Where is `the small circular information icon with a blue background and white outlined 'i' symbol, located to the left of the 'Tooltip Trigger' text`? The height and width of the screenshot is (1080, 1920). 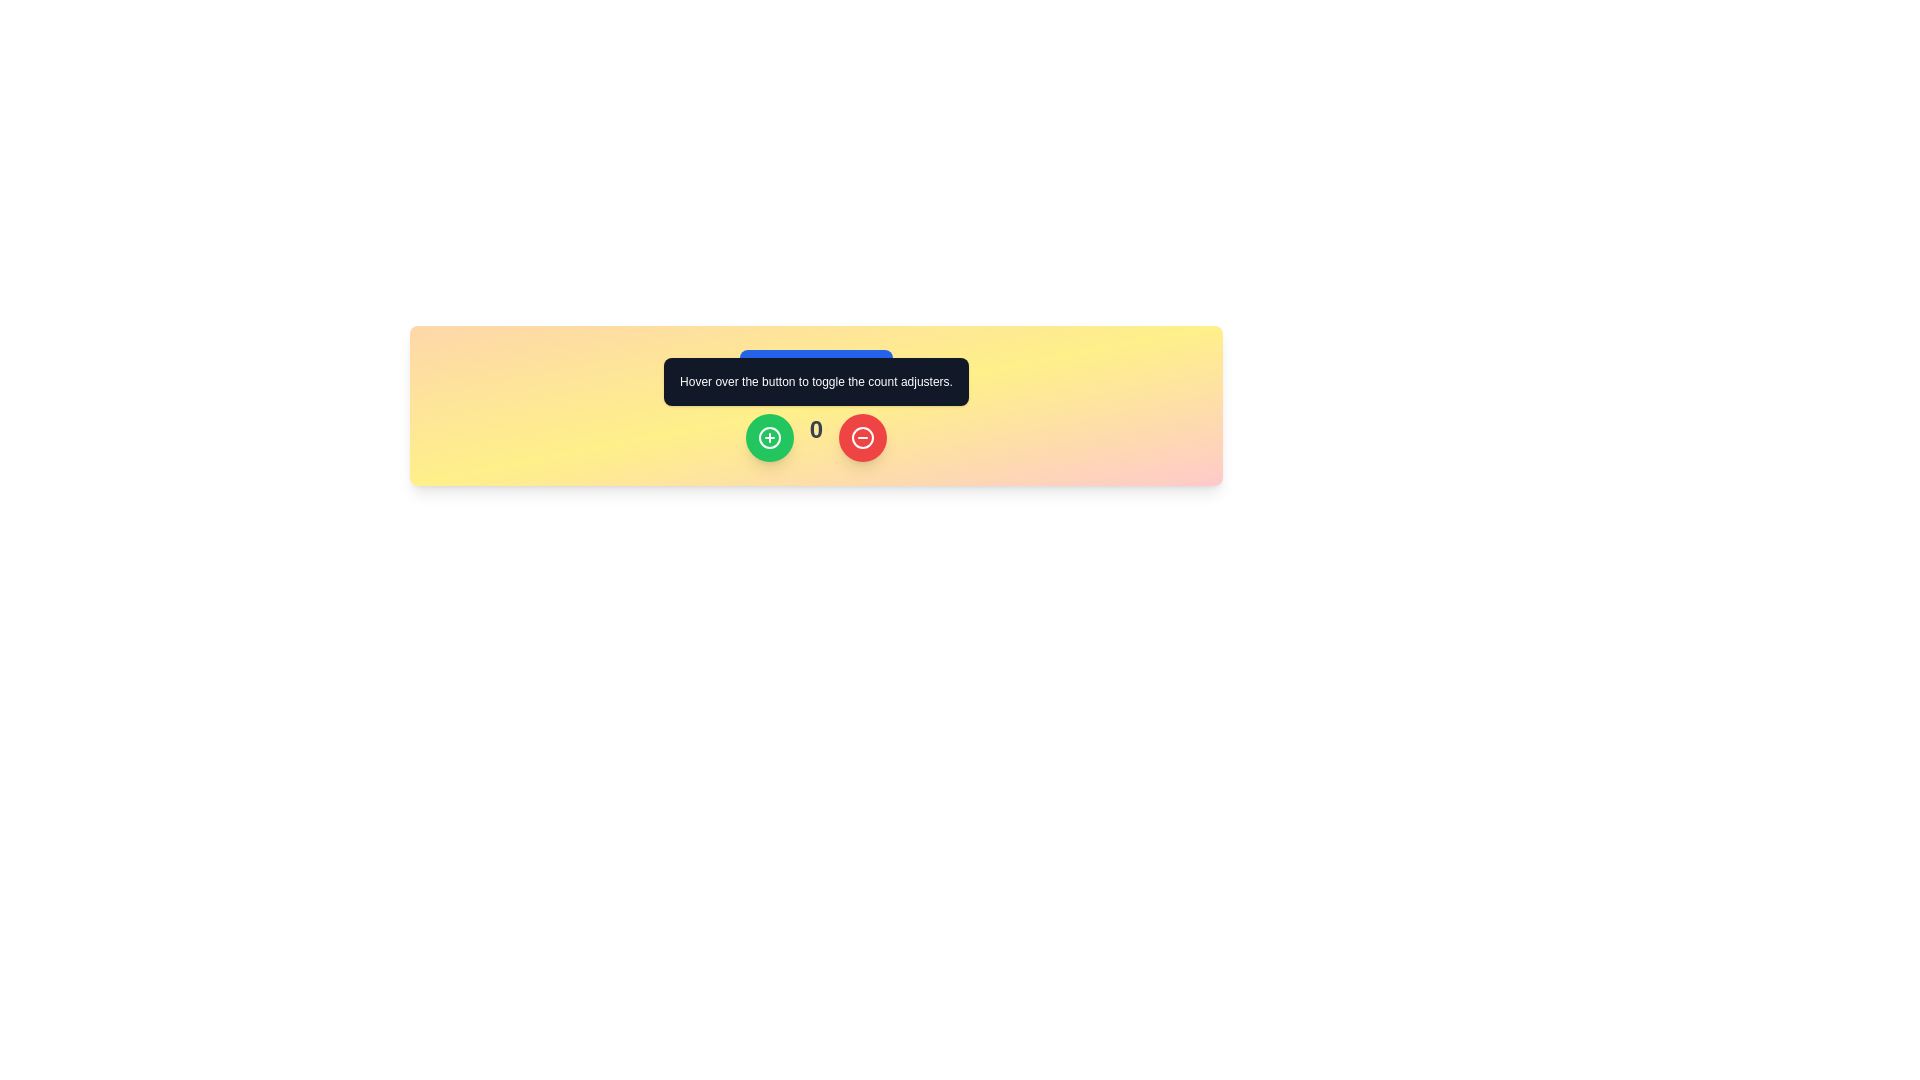 the small circular information icon with a blue background and white outlined 'i' symbol, located to the left of the 'Tooltip Trigger' text is located at coordinates (765, 370).